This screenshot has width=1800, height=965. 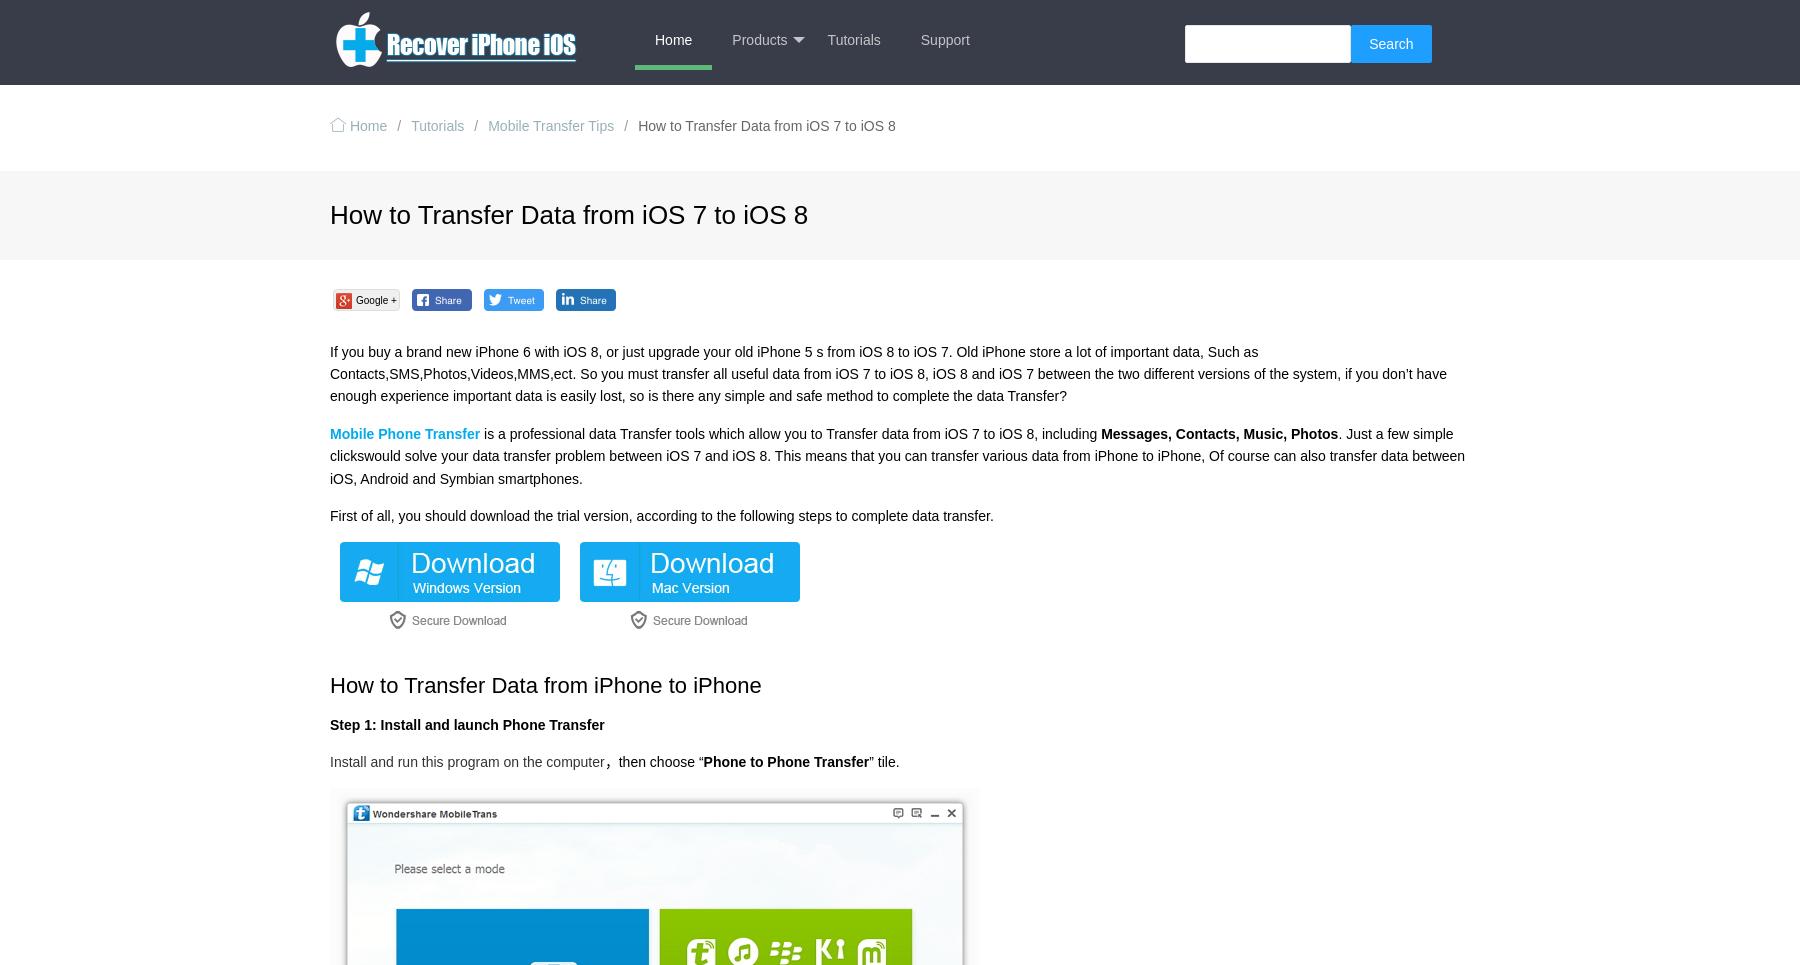 What do you see at coordinates (661, 515) in the screenshot?
I see `'First of all, you should download the trial version, according to the following steps to complete data transfer.'` at bounding box center [661, 515].